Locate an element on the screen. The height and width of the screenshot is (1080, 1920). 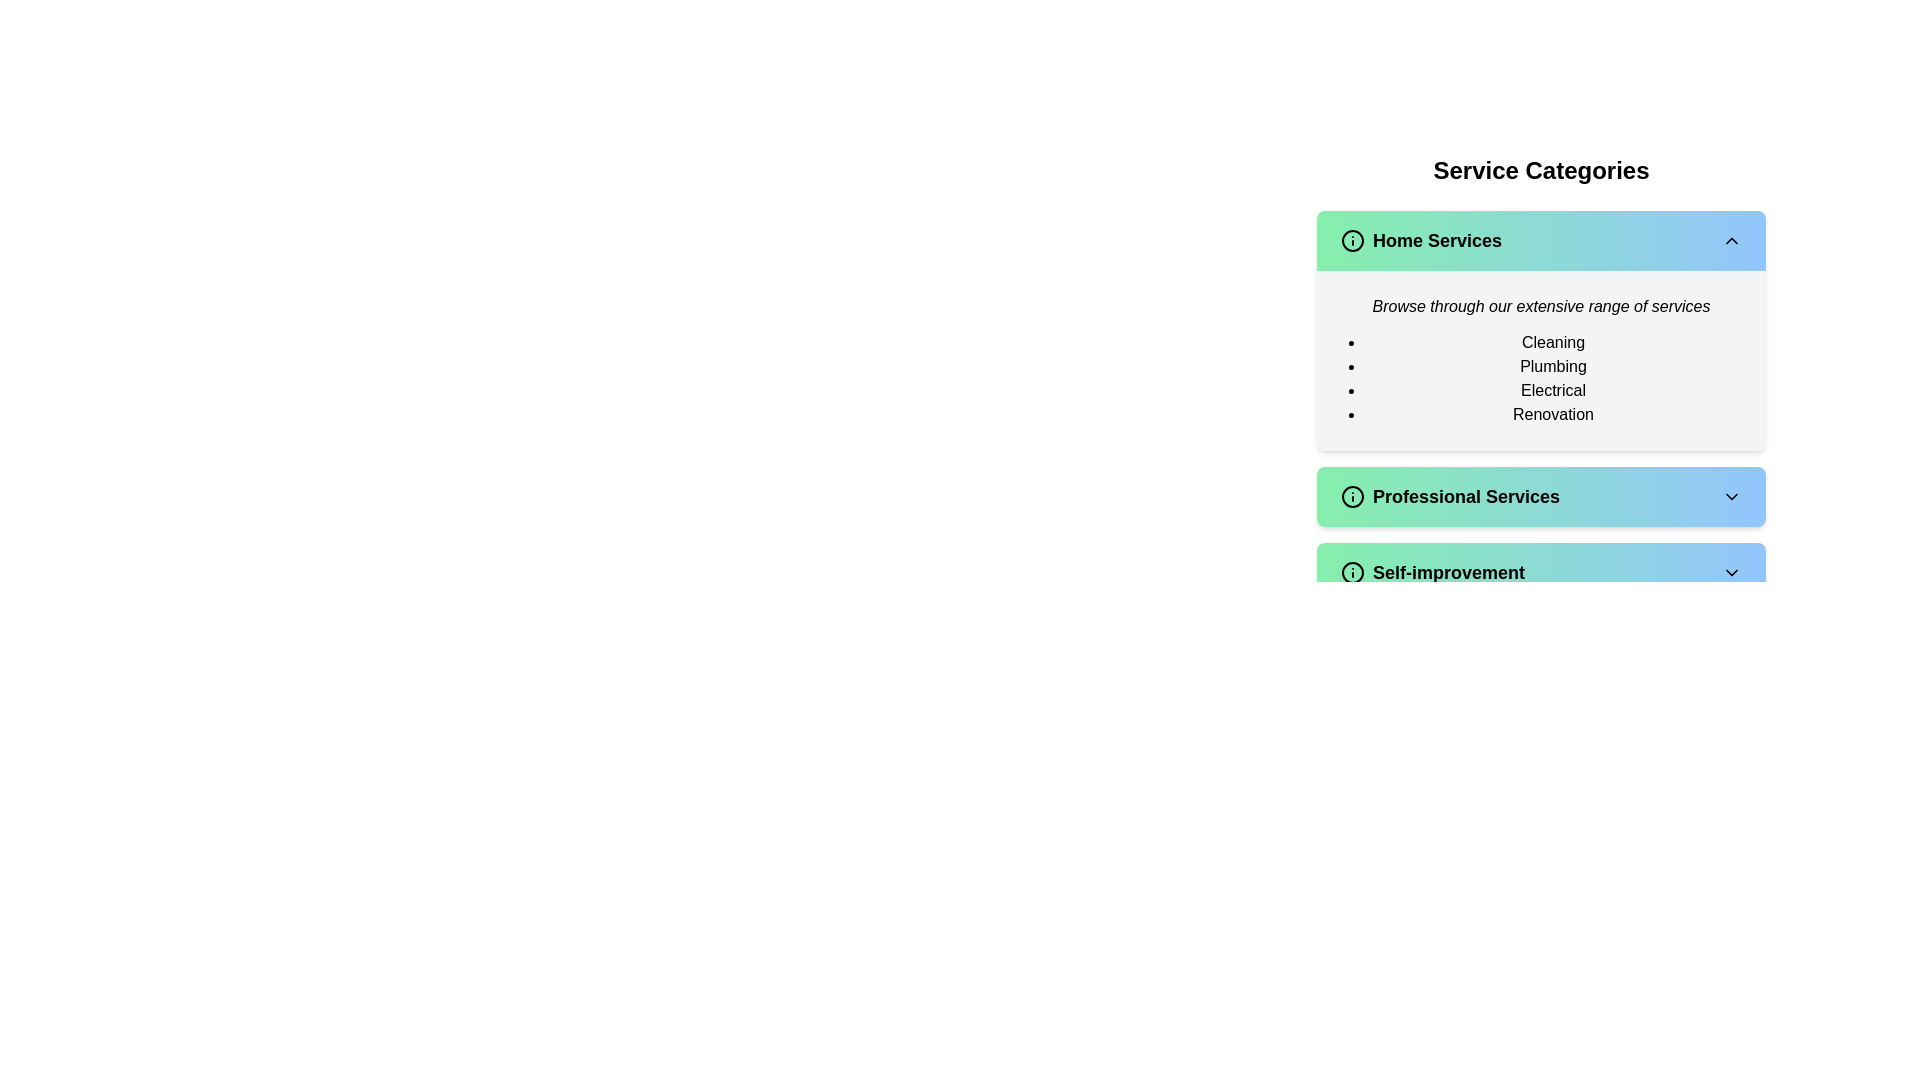
the circular SVG icon located to the left of the 'Home Services' heading text, which serves as a visual marker for the section is located at coordinates (1353, 239).